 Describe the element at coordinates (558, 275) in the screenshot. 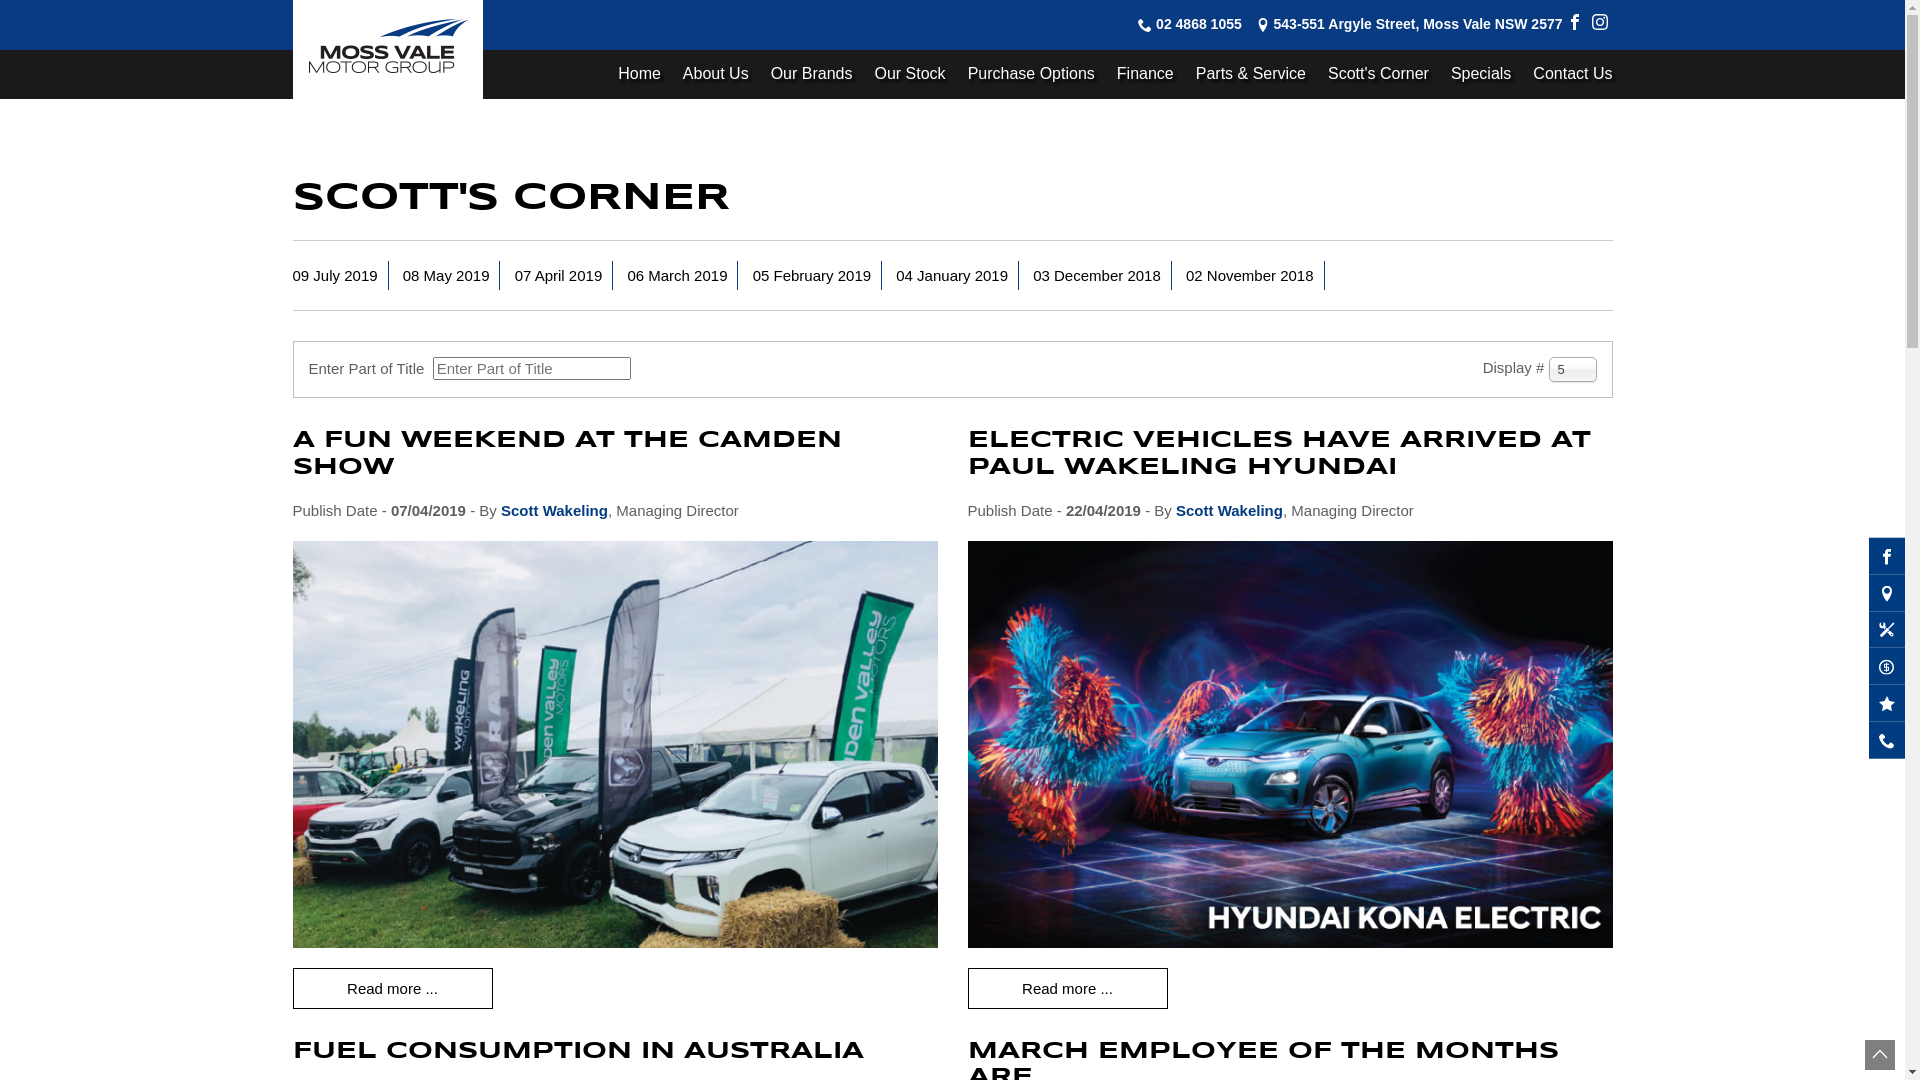

I see `'07 April 2019'` at that location.